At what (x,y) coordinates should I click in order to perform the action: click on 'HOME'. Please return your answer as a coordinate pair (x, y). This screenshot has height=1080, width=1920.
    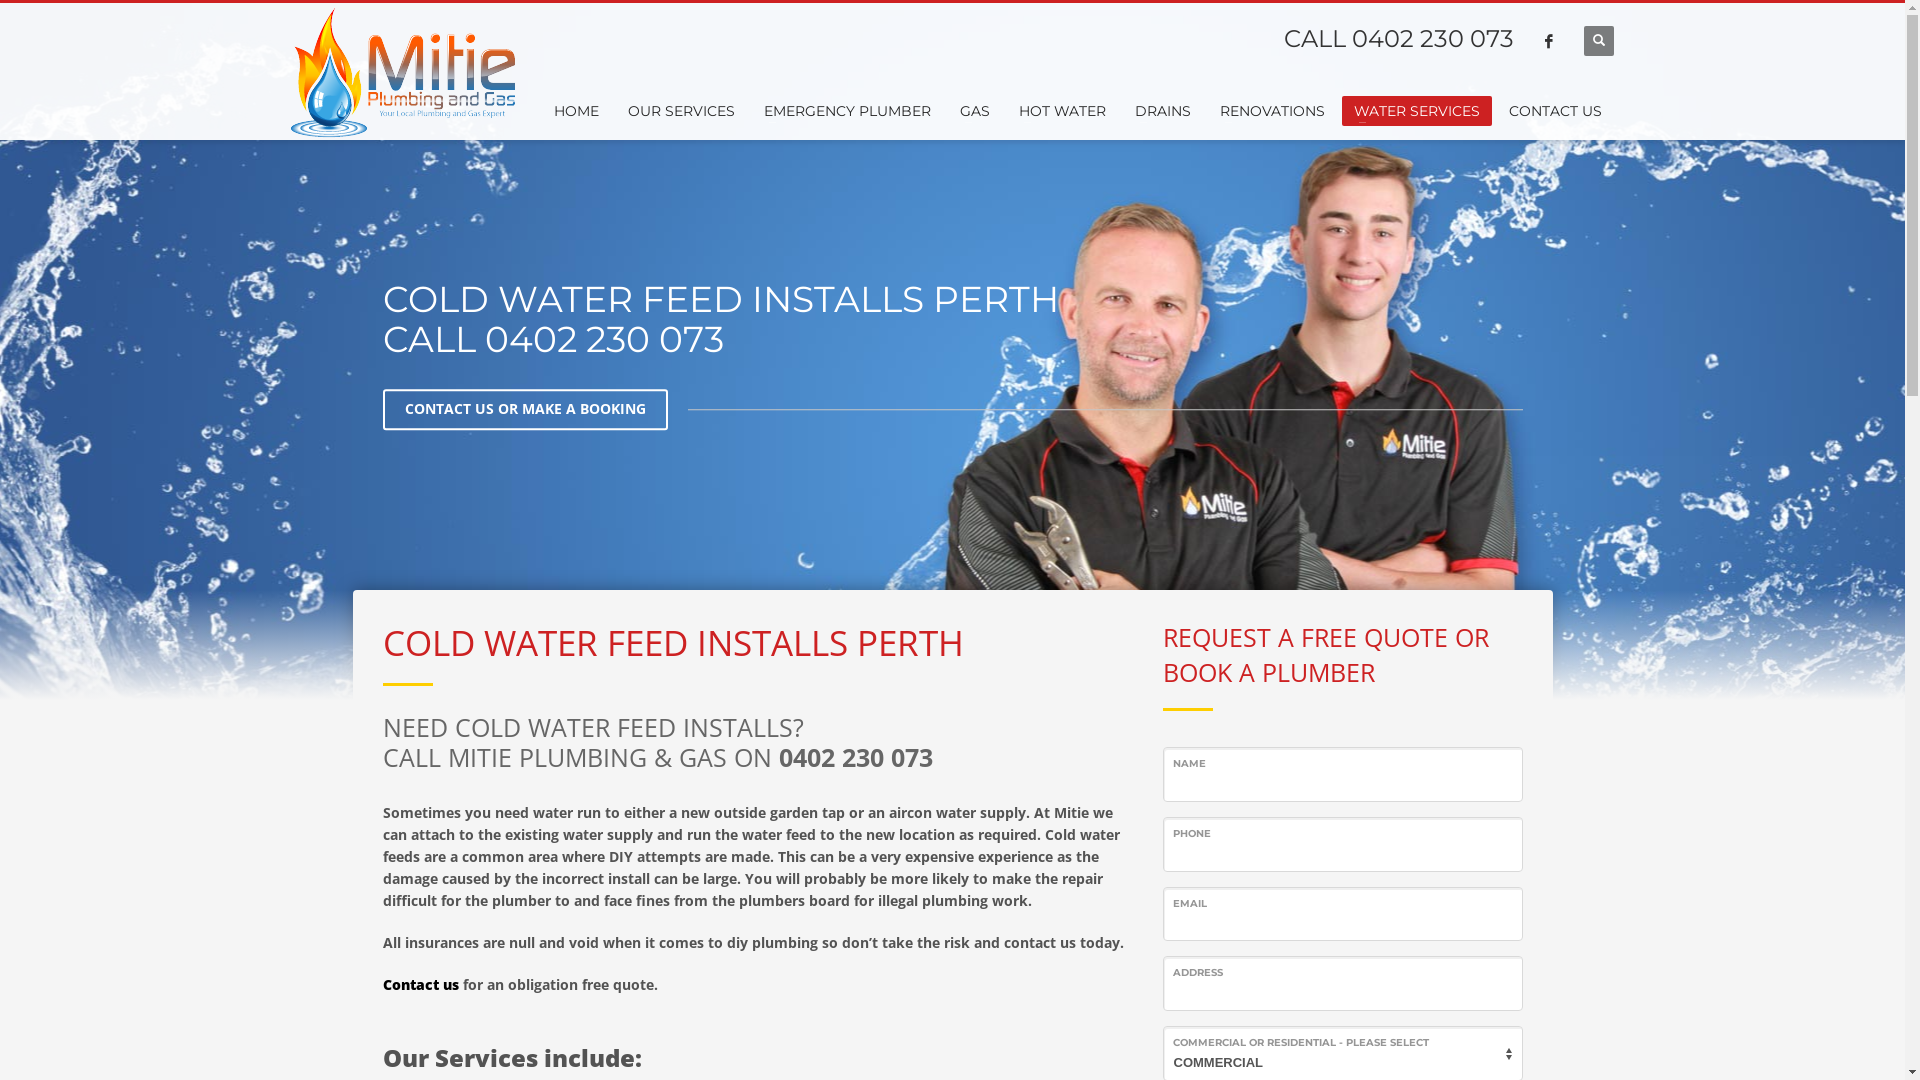
    Looking at the image, I should click on (575, 111).